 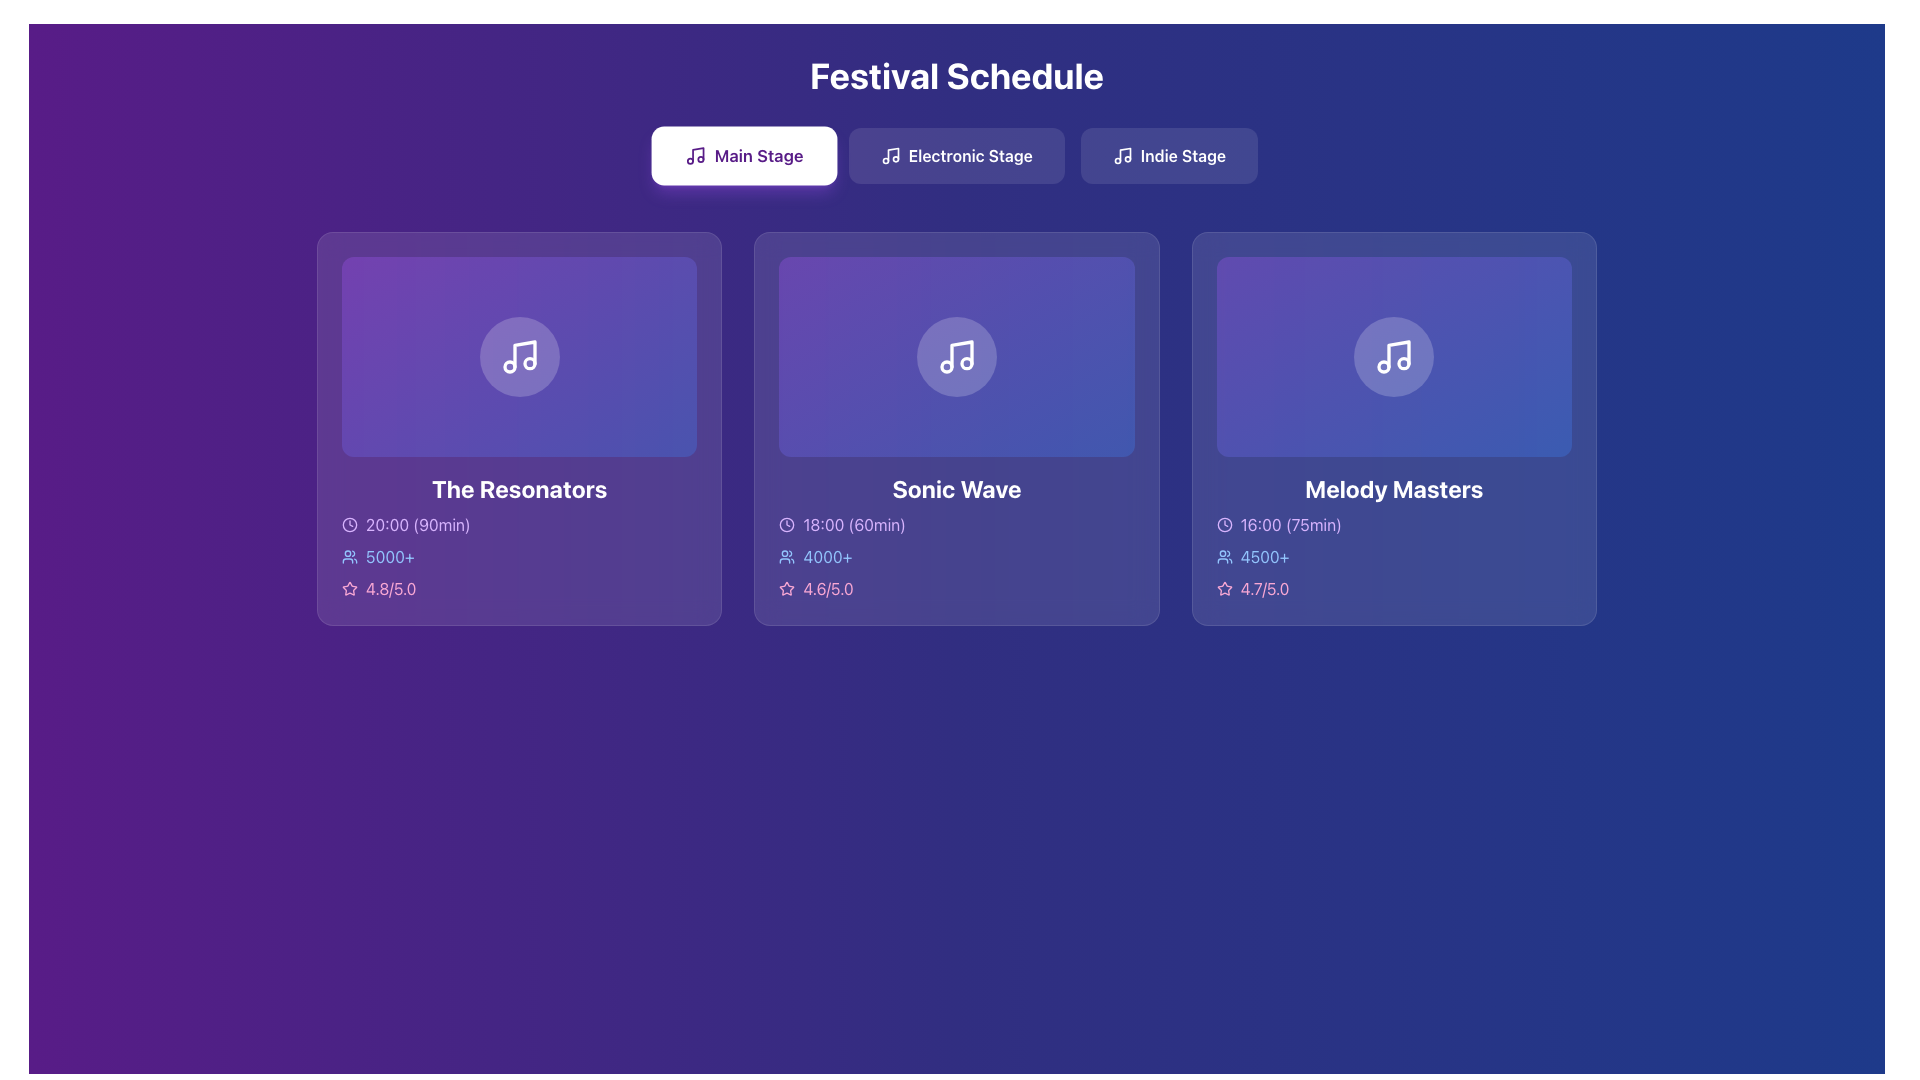 I want to click on the clock icon element in the details section of the 'Melody Masters' card, which indicates time-related information, so click(x=1223, y=523).